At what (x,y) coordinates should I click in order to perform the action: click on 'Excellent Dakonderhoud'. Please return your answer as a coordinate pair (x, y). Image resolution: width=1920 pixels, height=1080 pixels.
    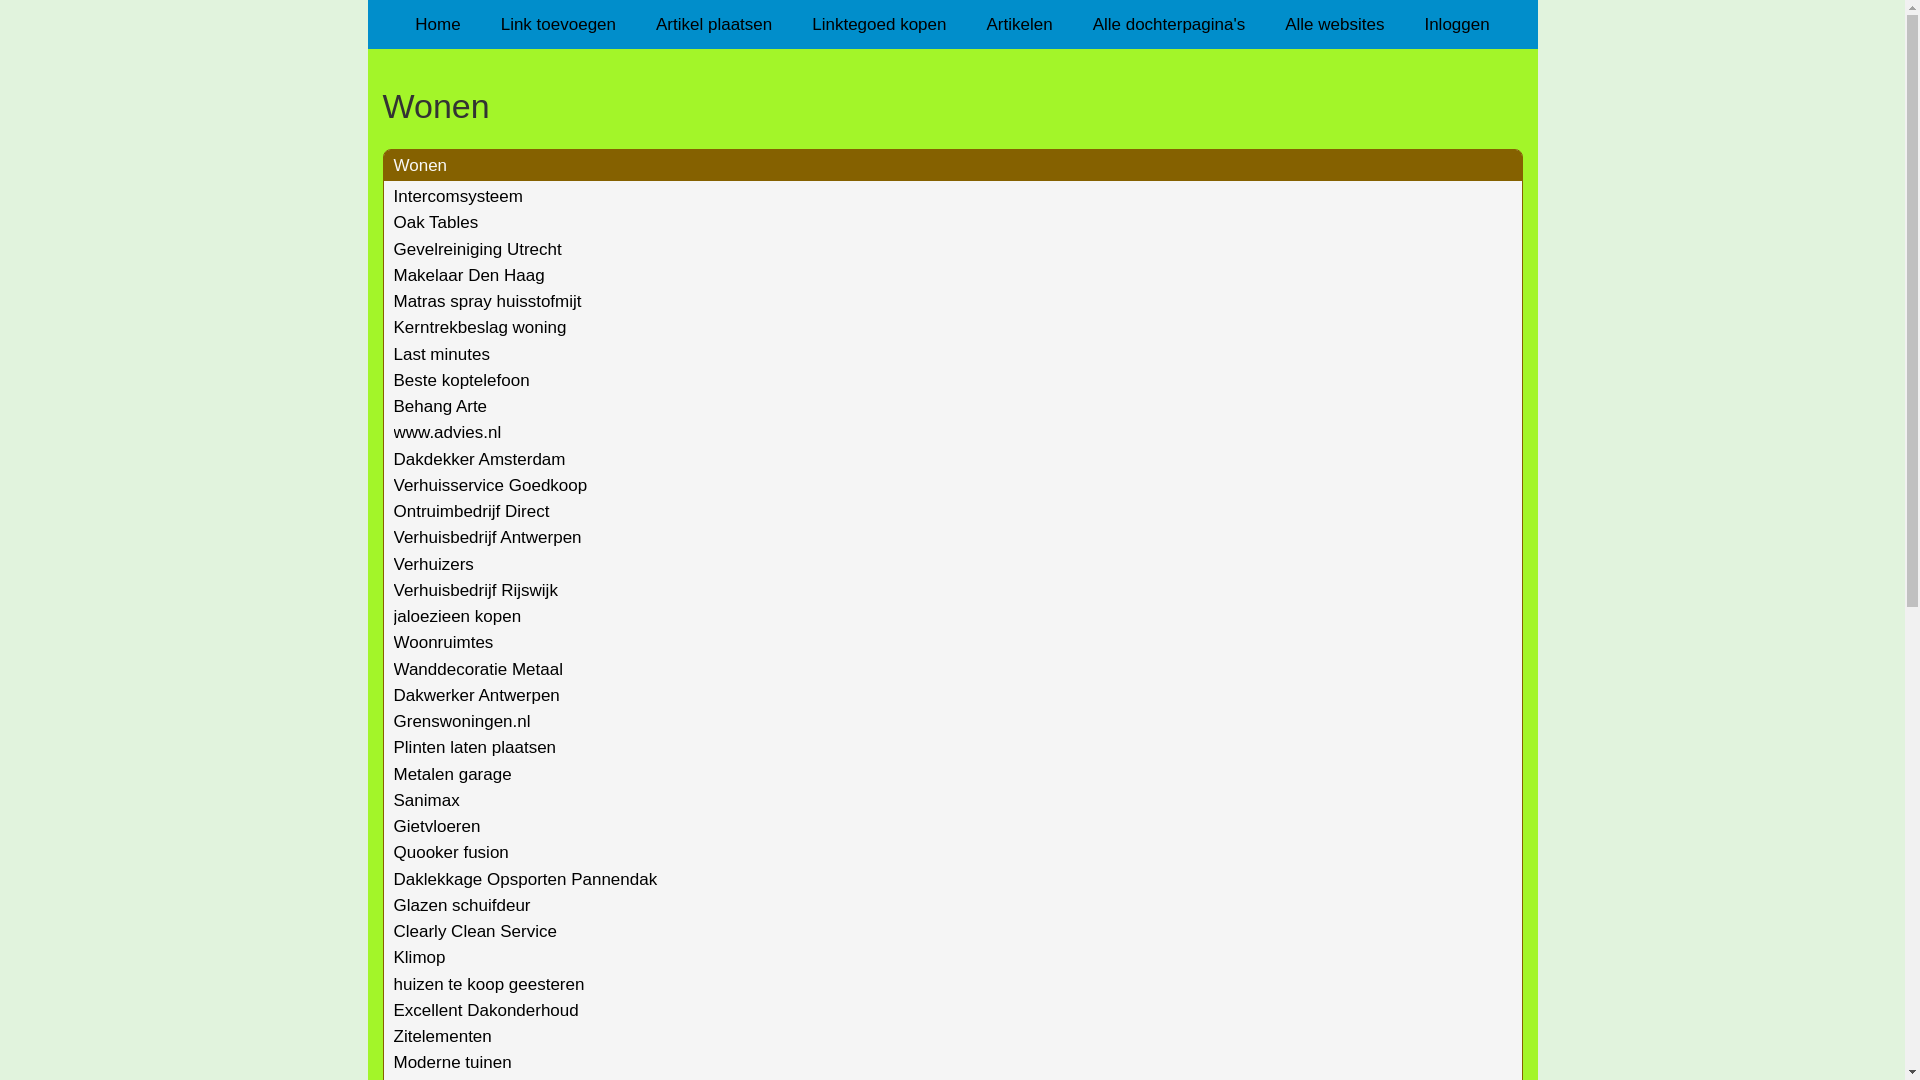
    Looking at the image, I should click on (486, 1010).